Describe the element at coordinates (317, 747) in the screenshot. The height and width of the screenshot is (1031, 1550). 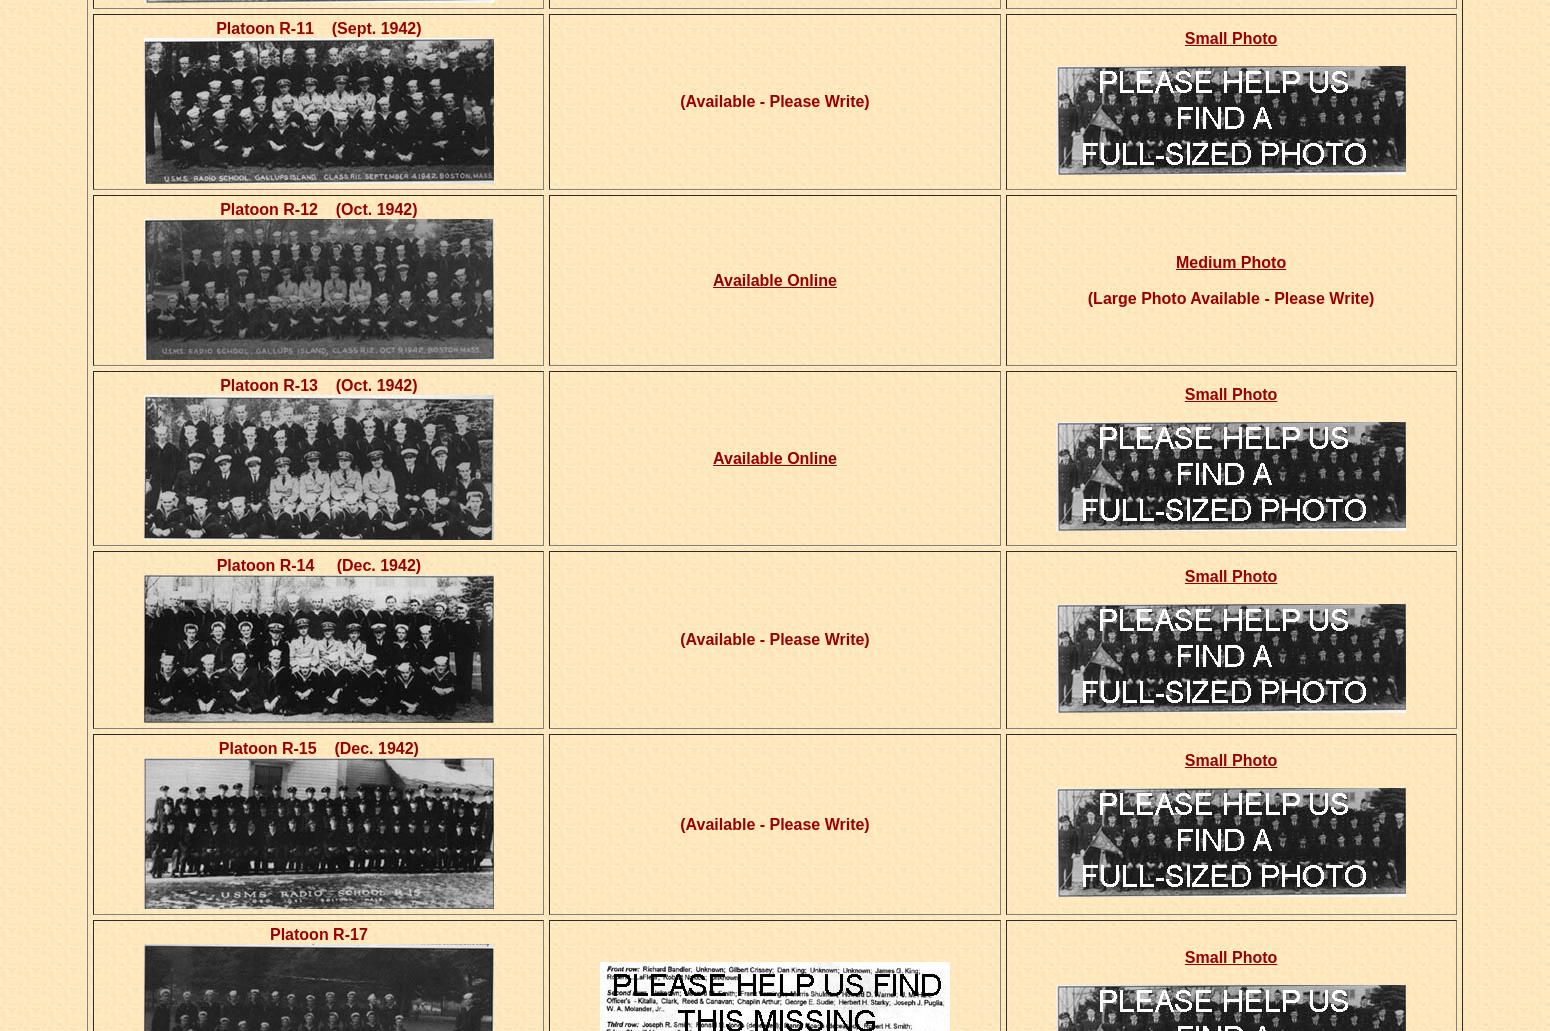
I see `'Platoon R-15    (Dec. 
                
                1942)'` at that location.